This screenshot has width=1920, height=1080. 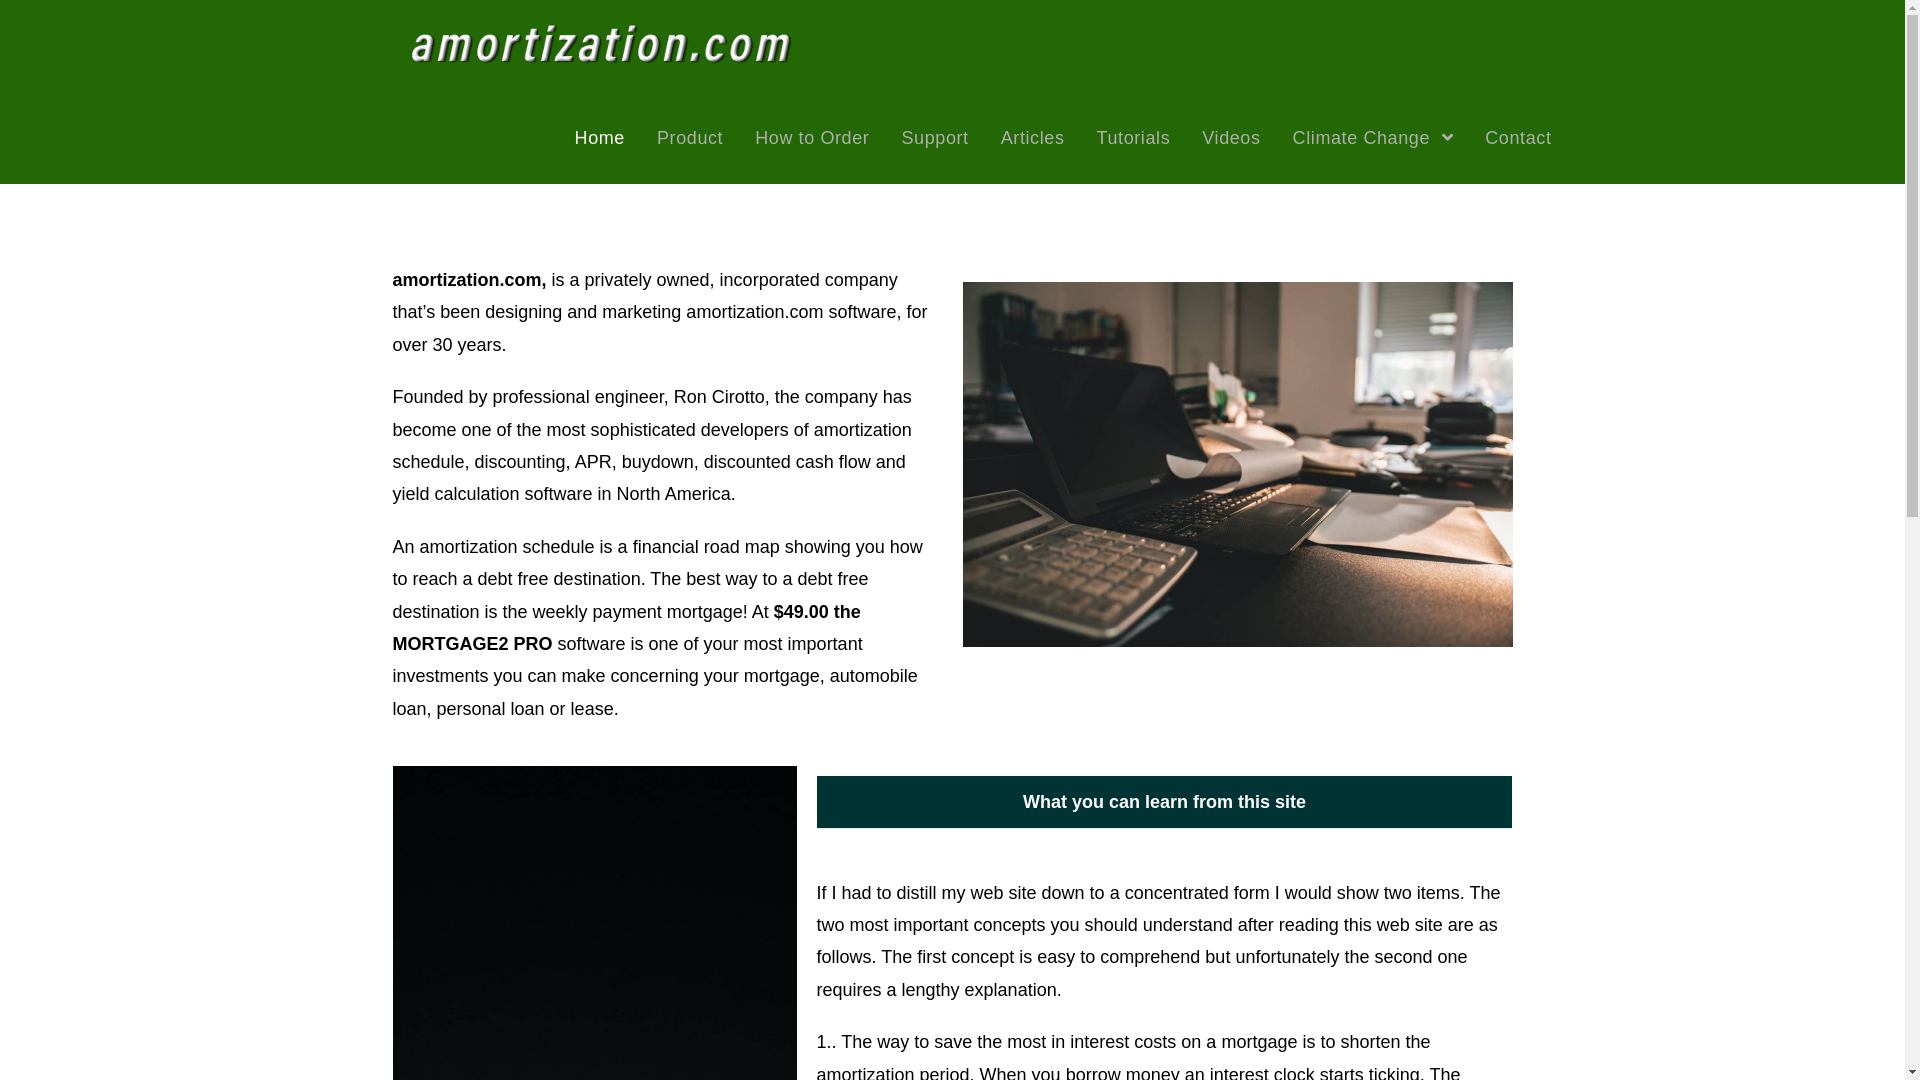 I want to click on 'Videos', so click(x=1229, y=137).